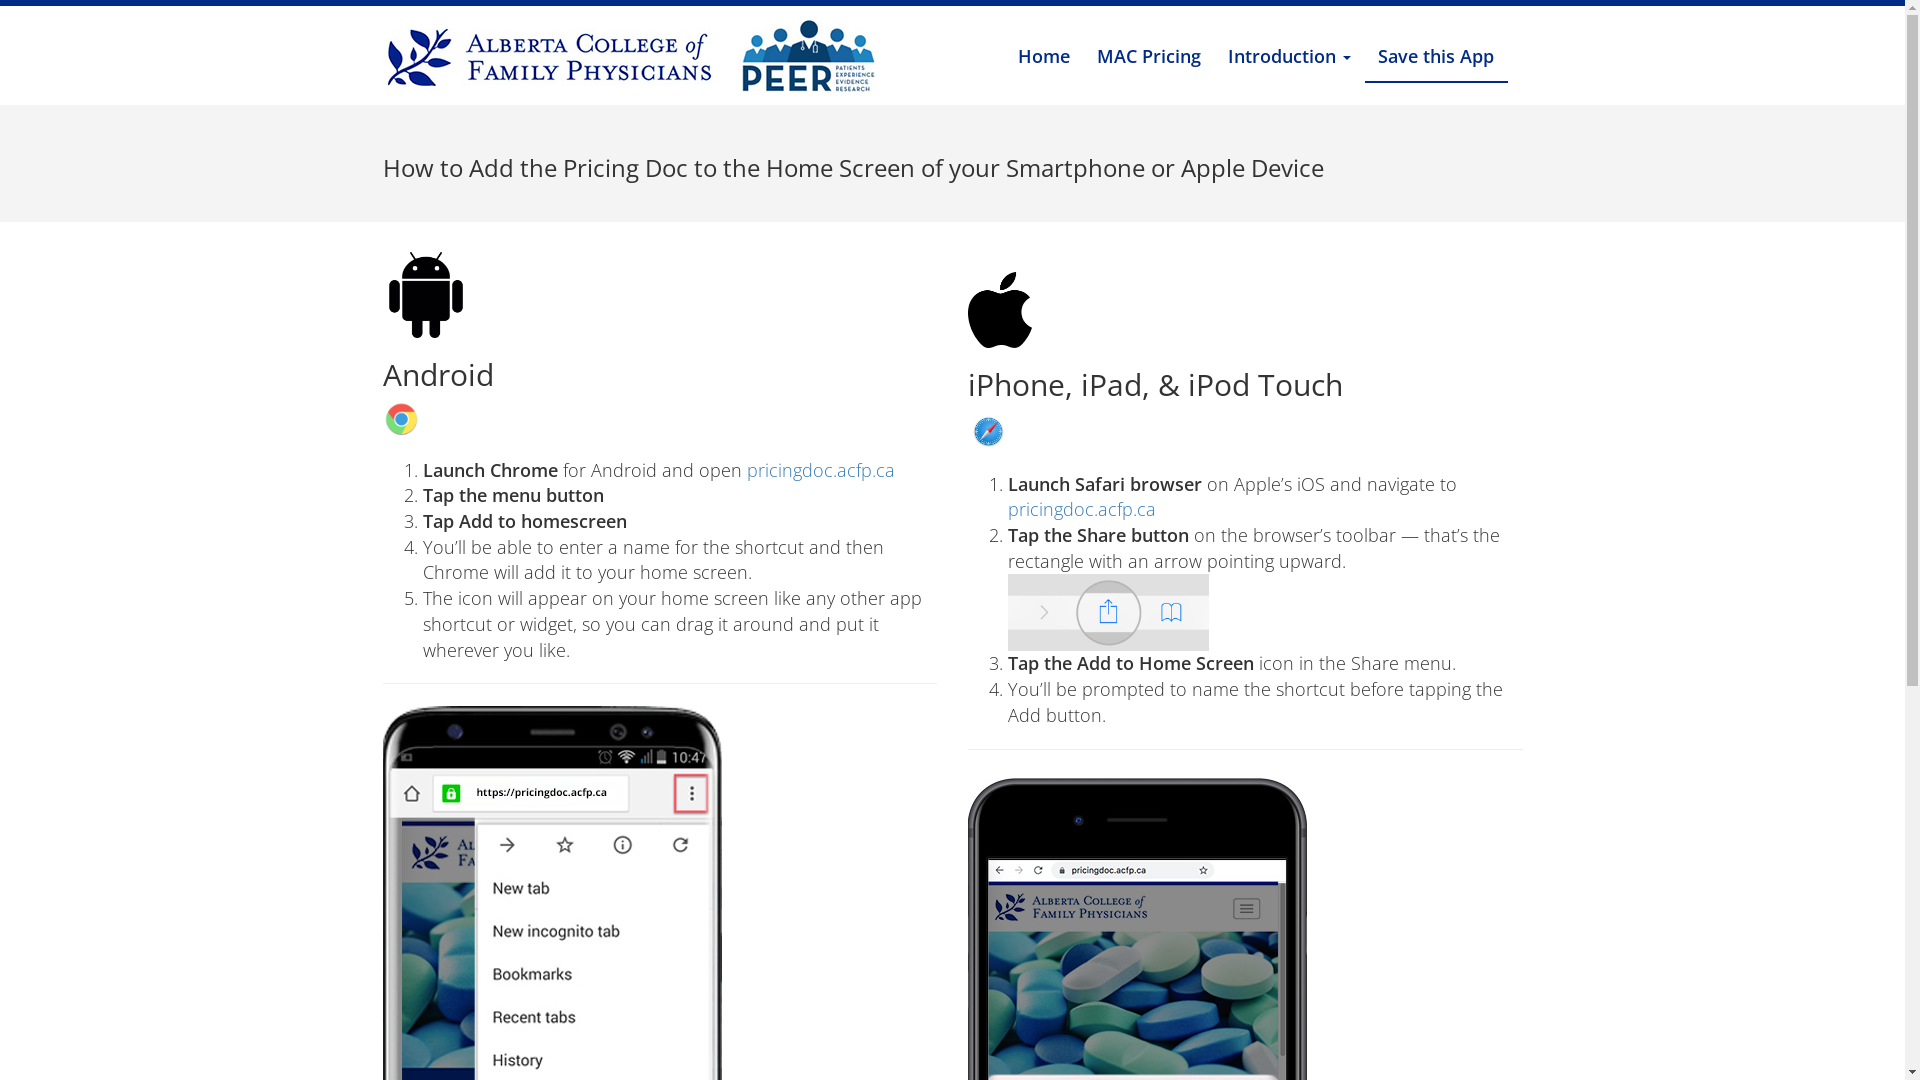  Describe the element at coordinates (1434, 56) in the screenshot. I see `'Save this App'` at that location.